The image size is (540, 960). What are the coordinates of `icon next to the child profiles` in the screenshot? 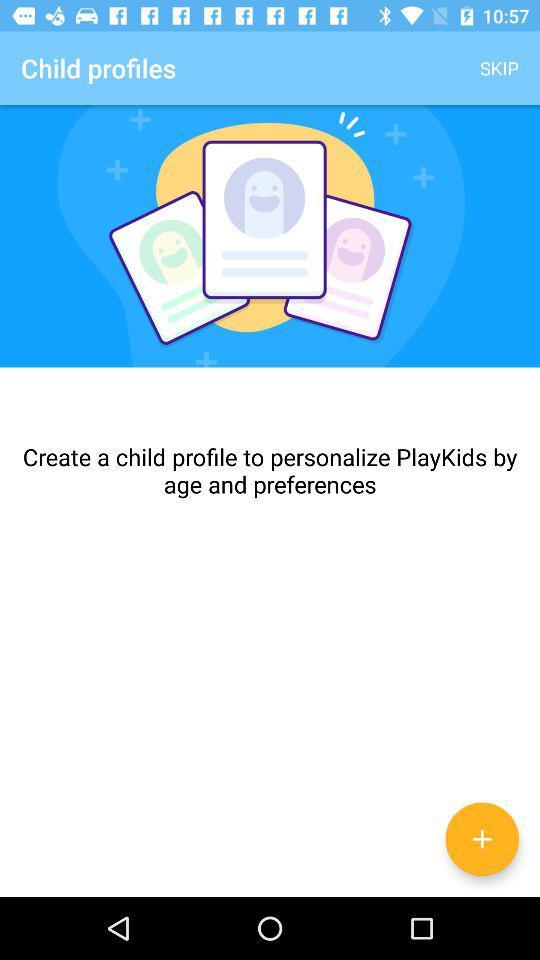 It's located at (498, 68).